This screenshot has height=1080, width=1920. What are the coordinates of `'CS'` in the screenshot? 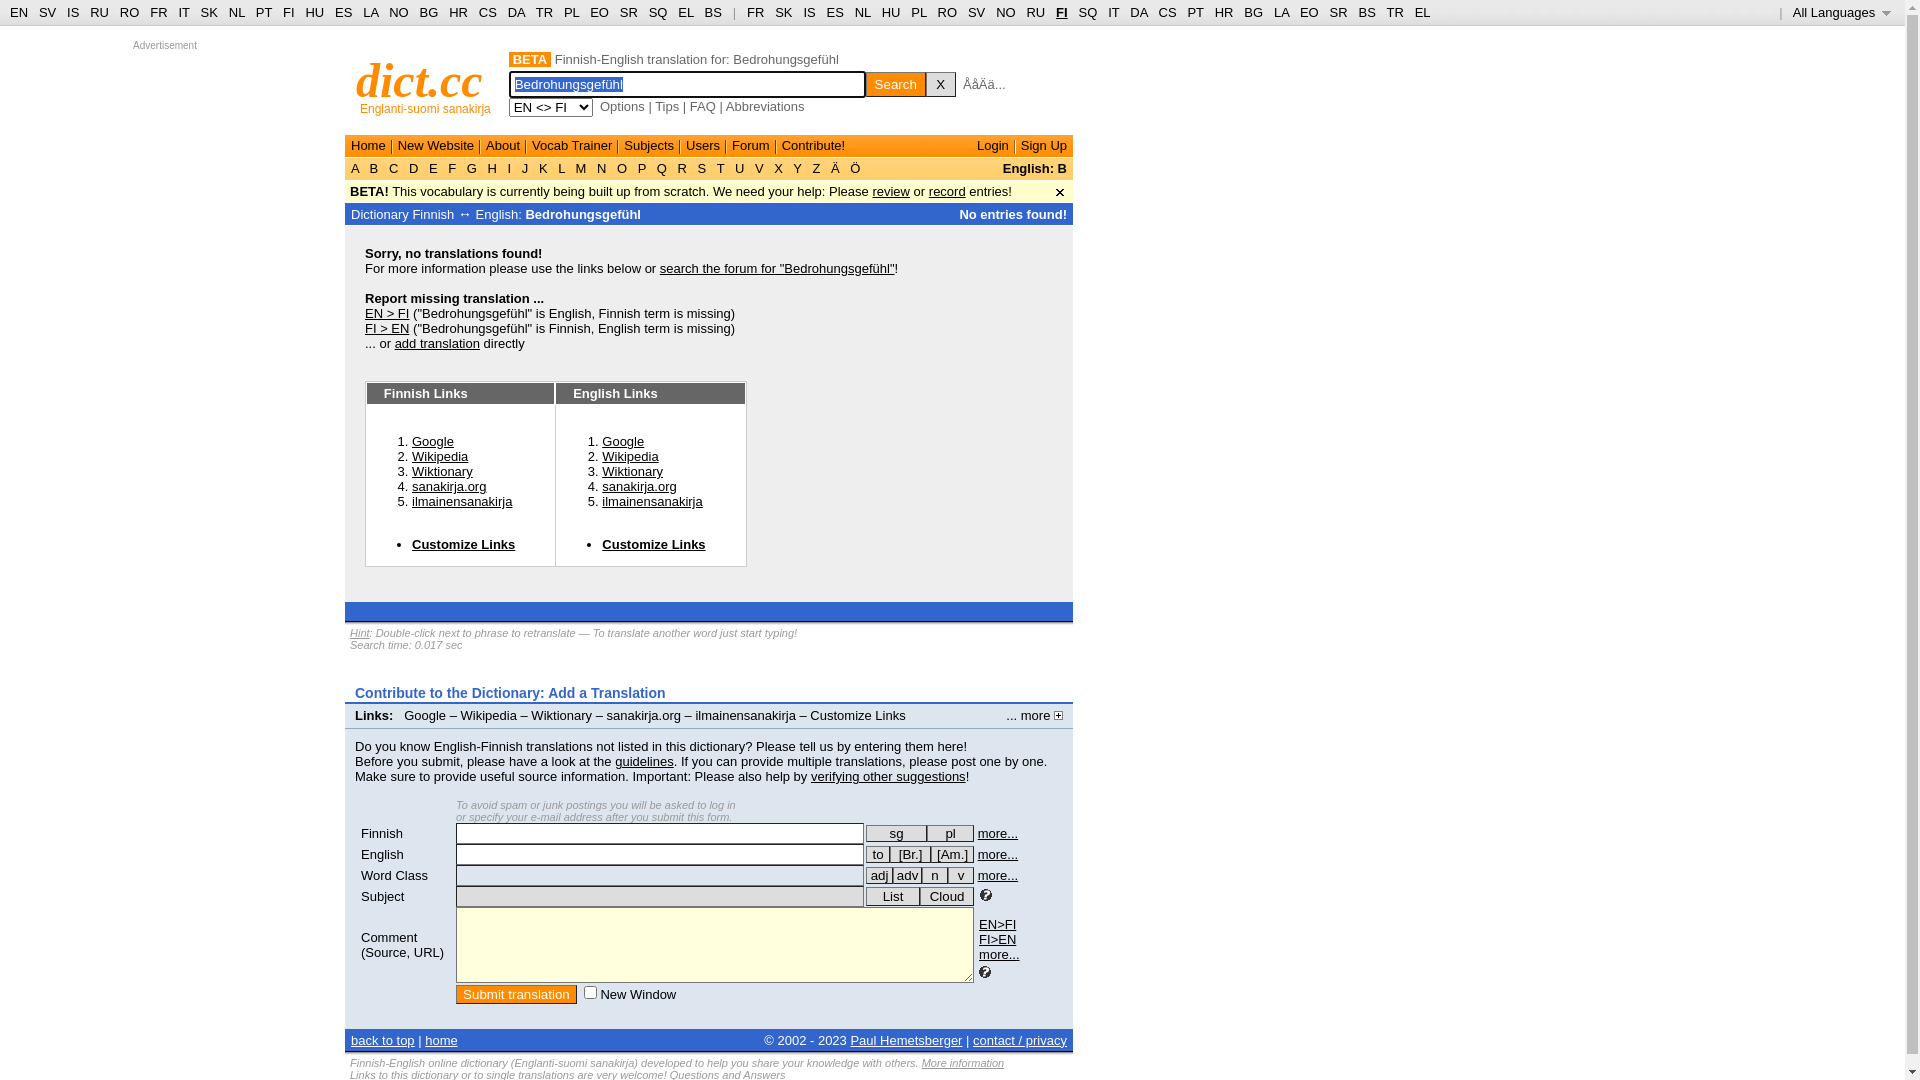 It's located at (488, 12).